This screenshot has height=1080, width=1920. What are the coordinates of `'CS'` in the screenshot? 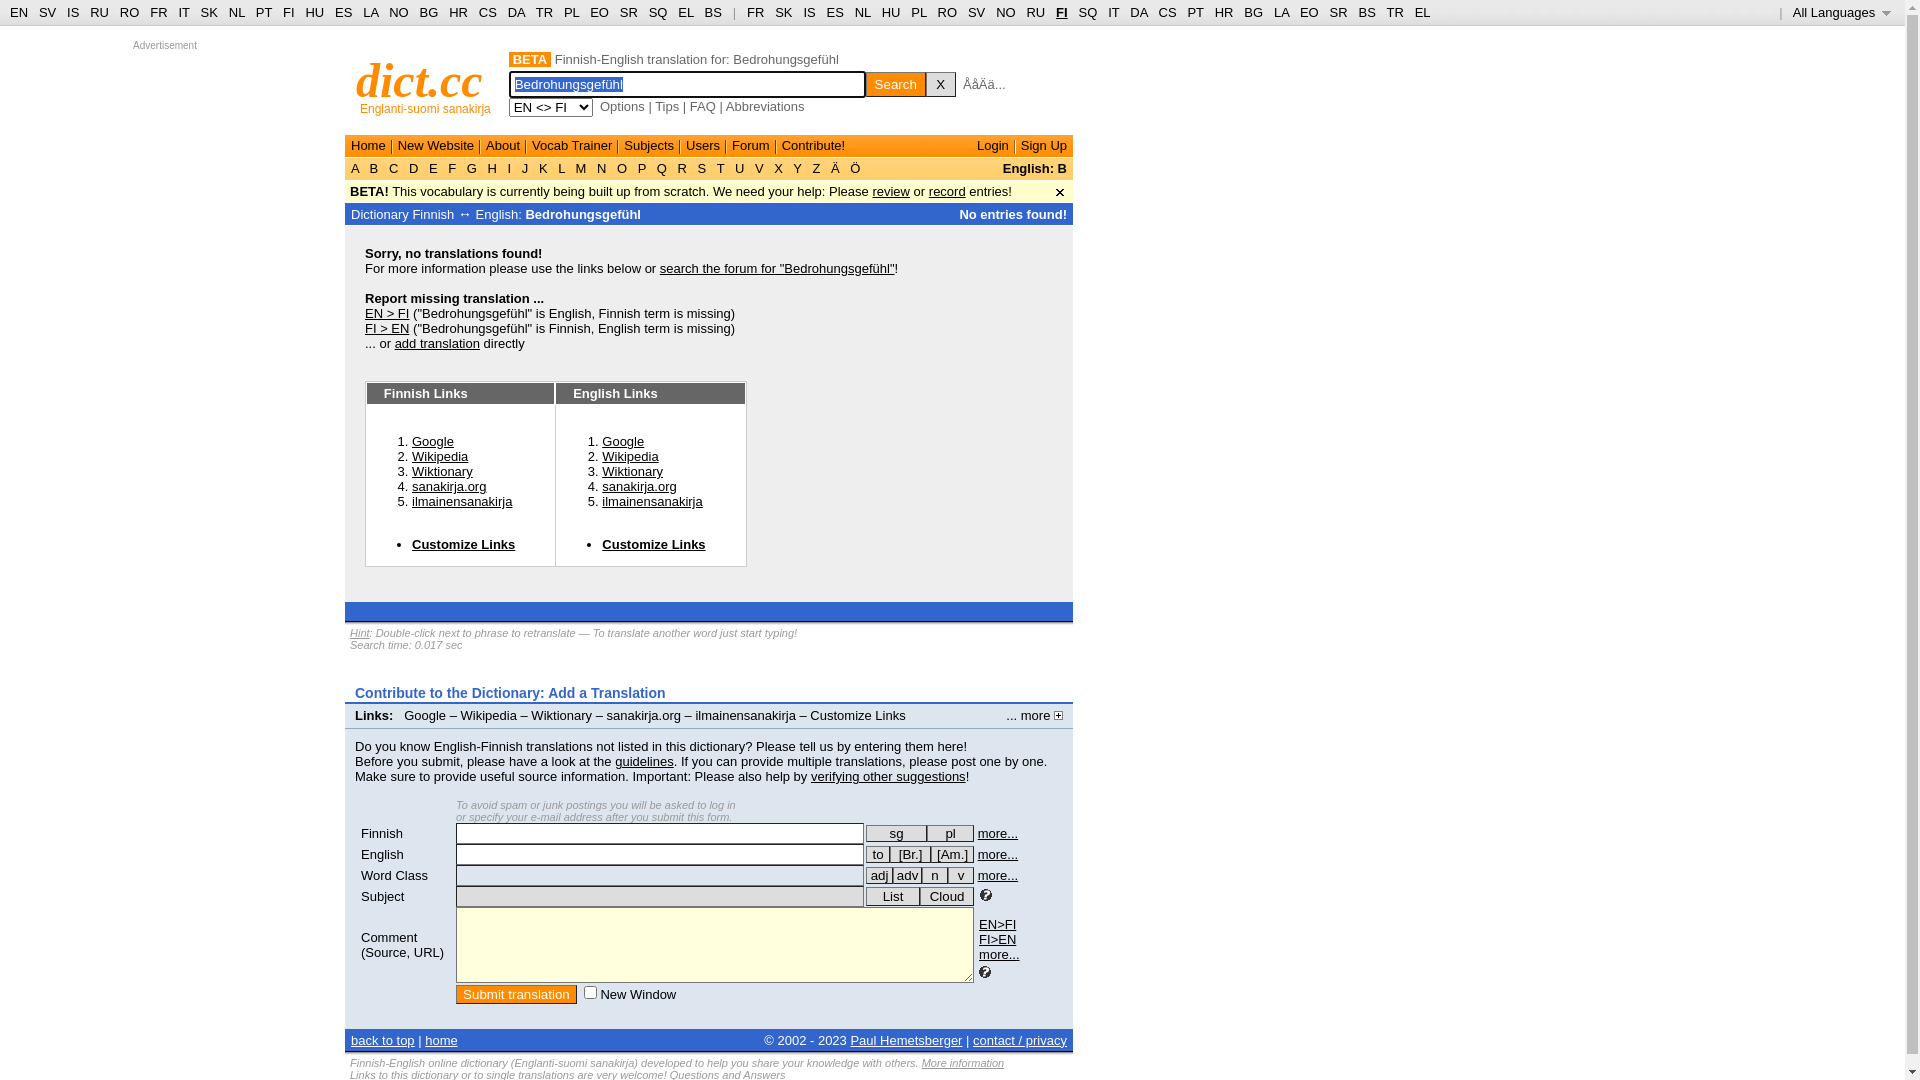 It's located at (488, 12).